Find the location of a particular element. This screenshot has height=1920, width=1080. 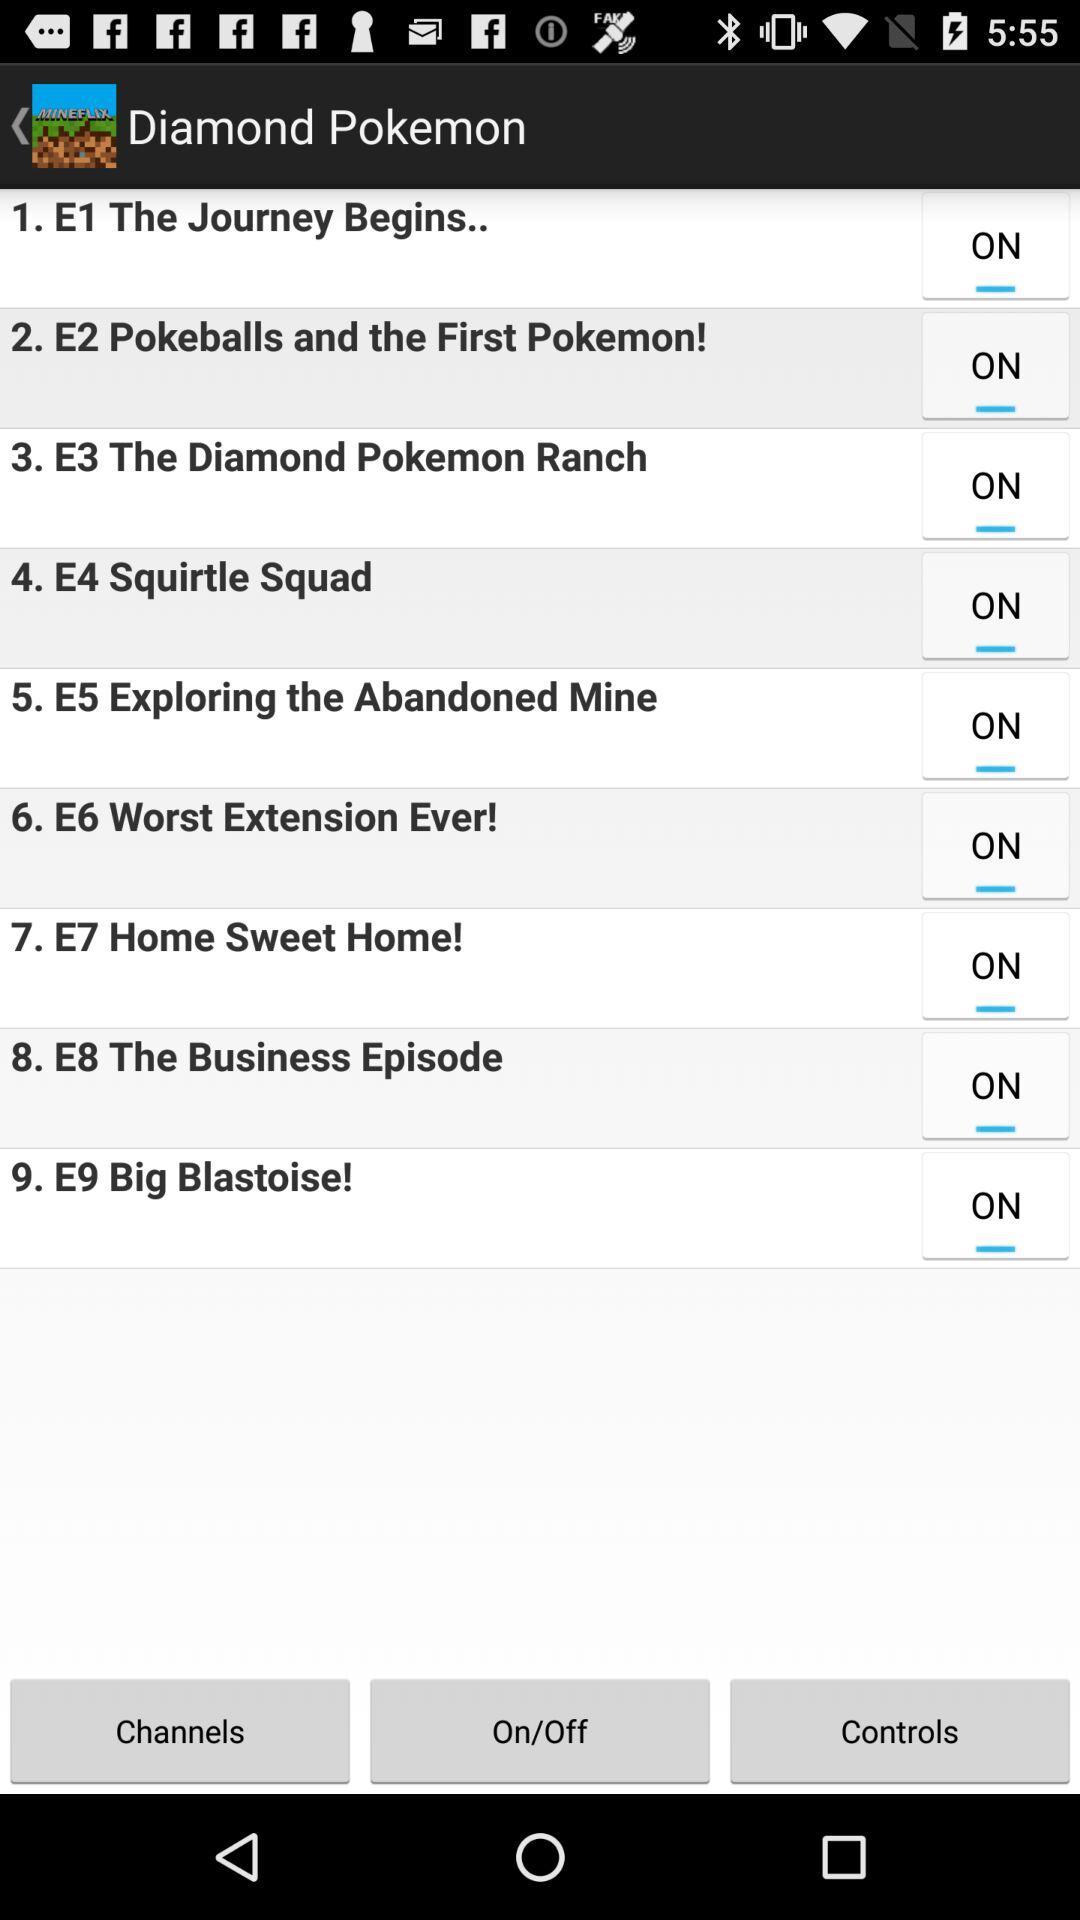

the app above the 4 e4 squirtle app is located at coordinates (323, 488).